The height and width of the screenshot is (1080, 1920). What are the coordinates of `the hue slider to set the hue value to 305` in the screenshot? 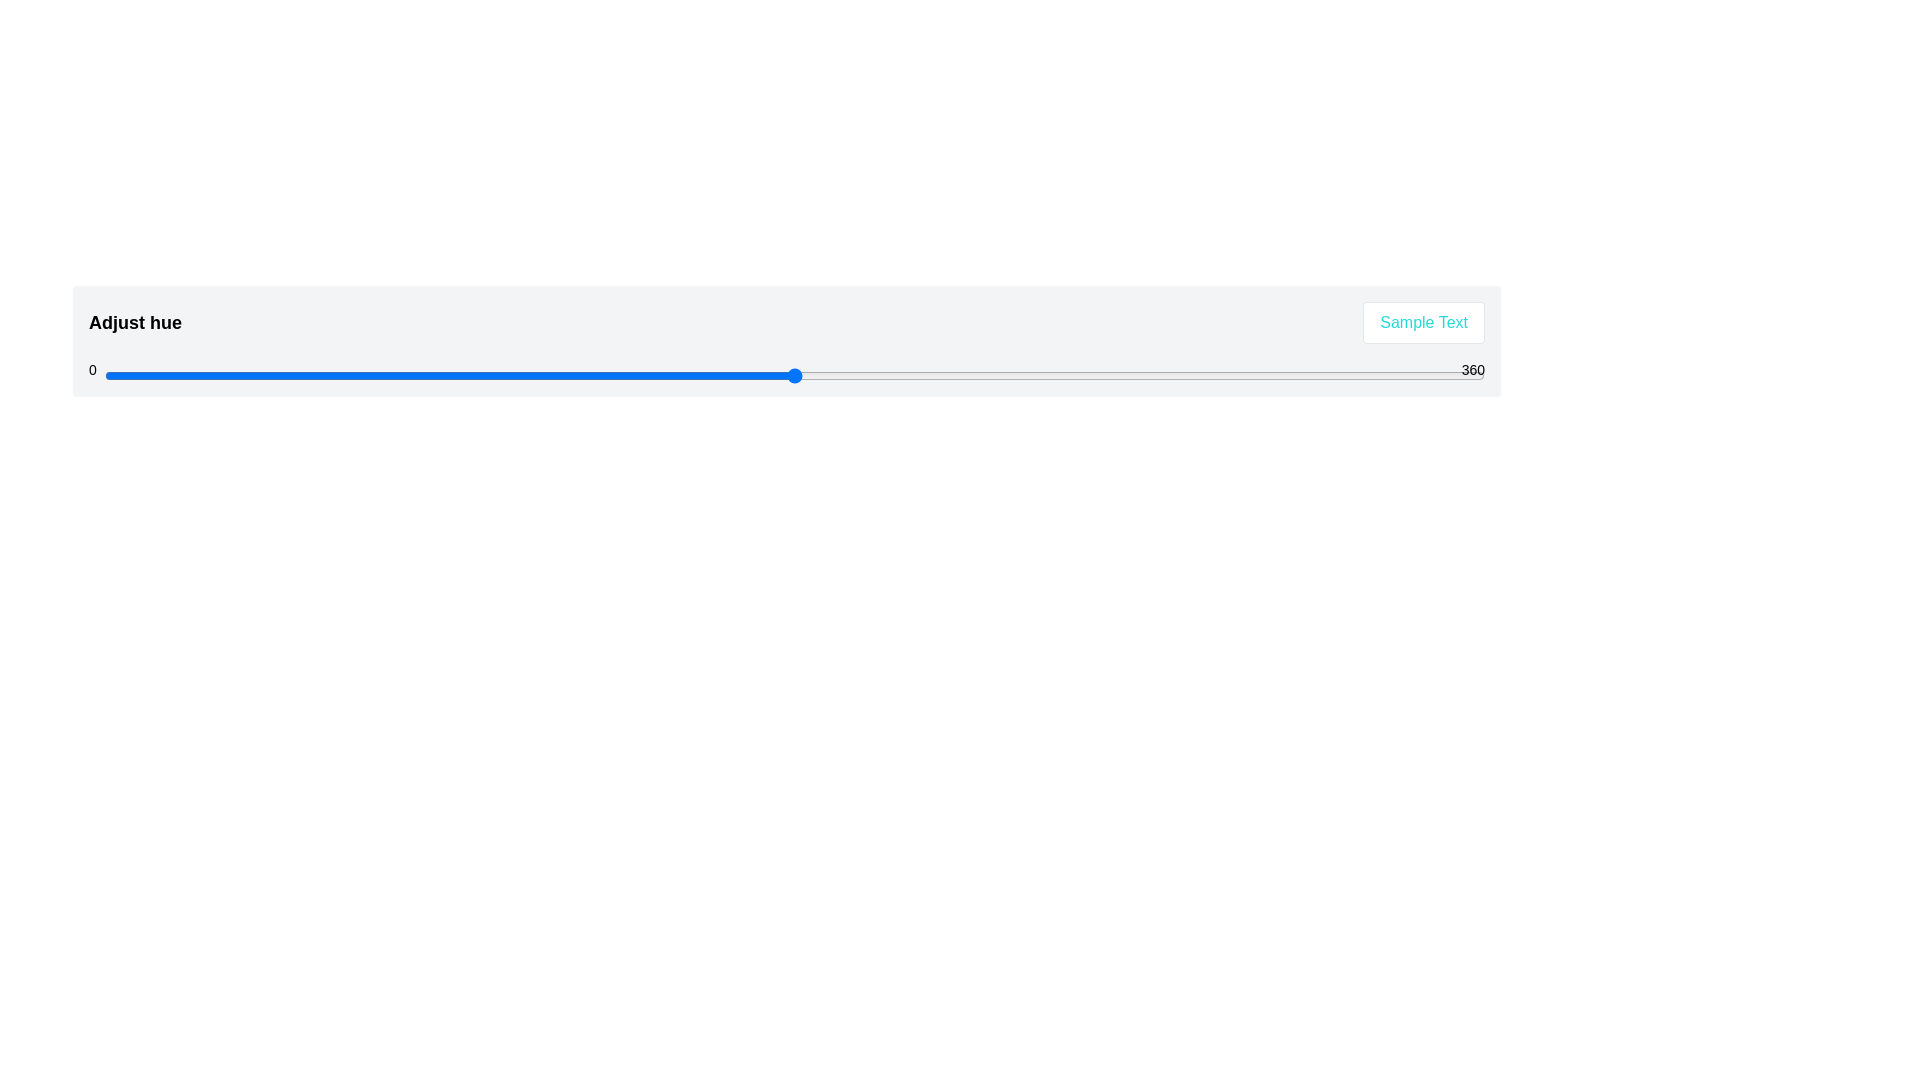 It's located at (1273, 375).